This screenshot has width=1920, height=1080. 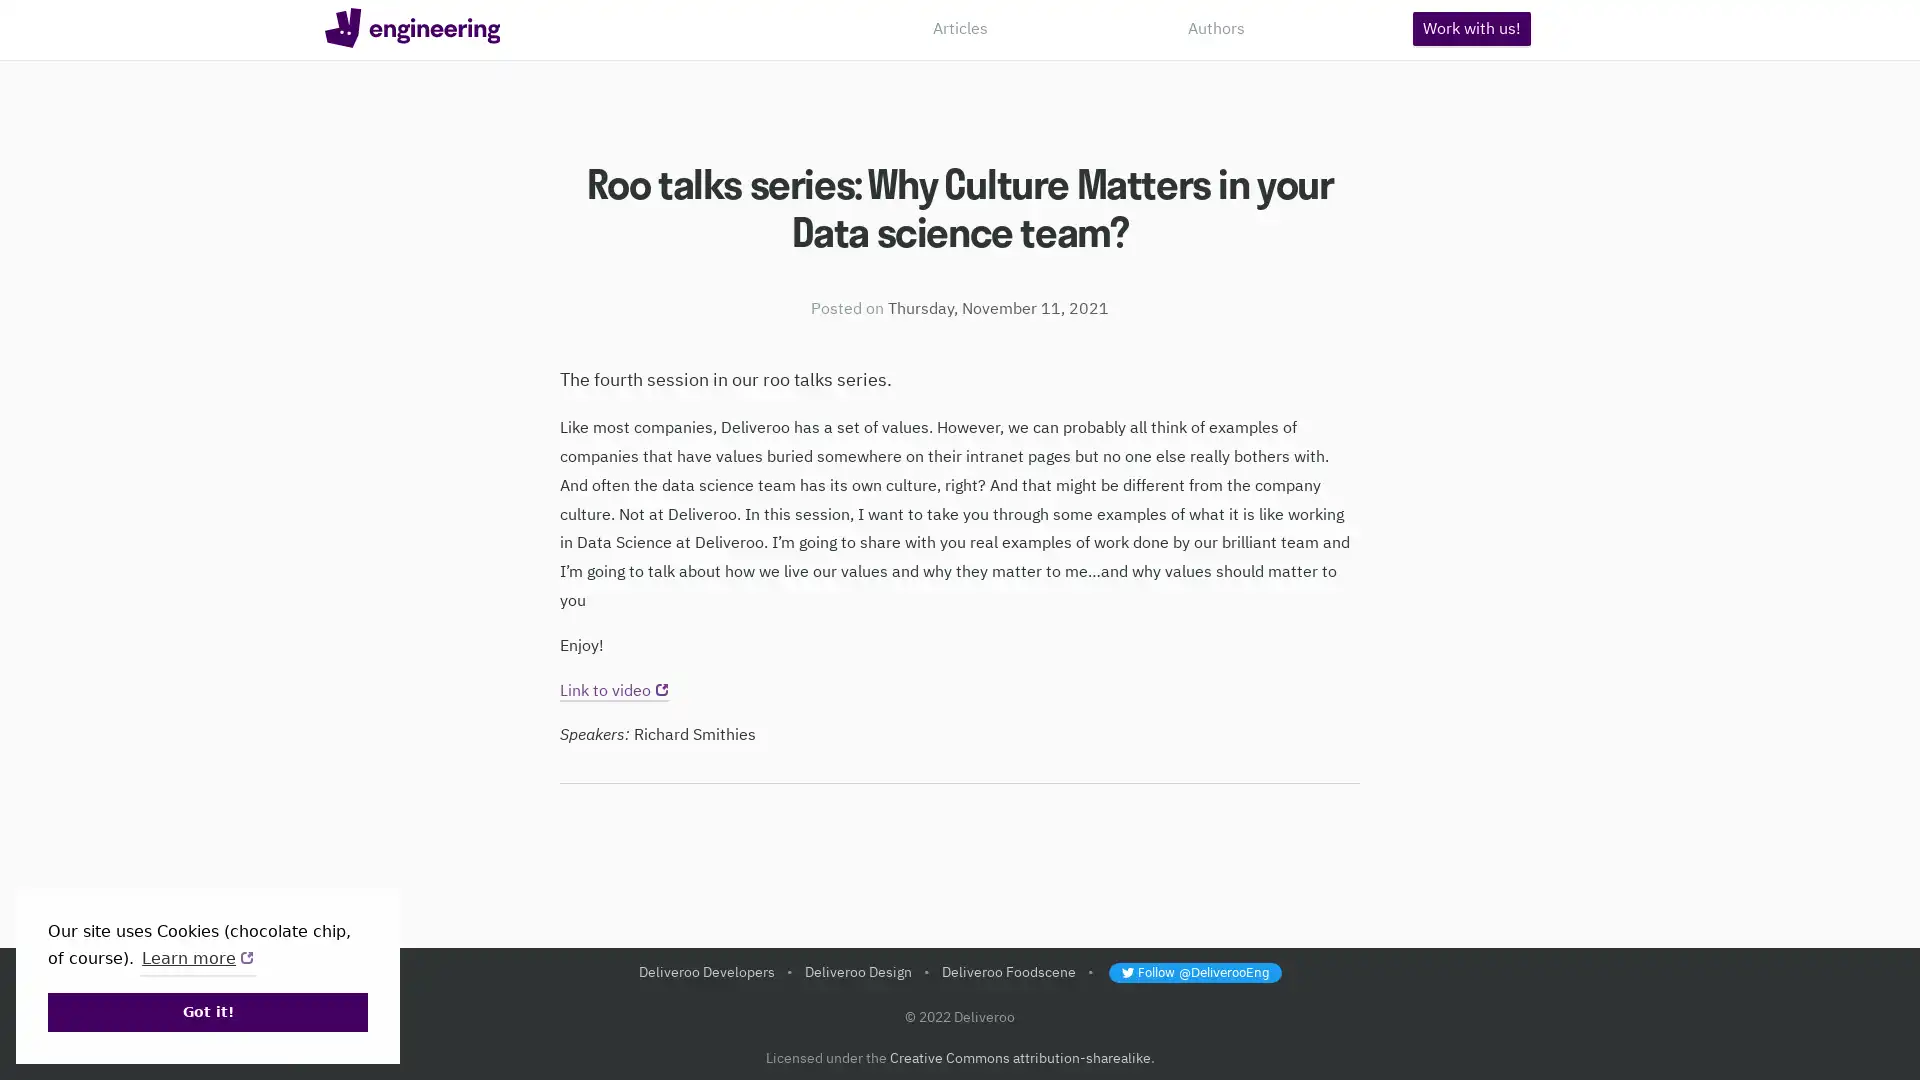 What do you see at coordinates (197, 959) in the screenshot?
I see `learn more about cookies` at bounding box center [197, 959].